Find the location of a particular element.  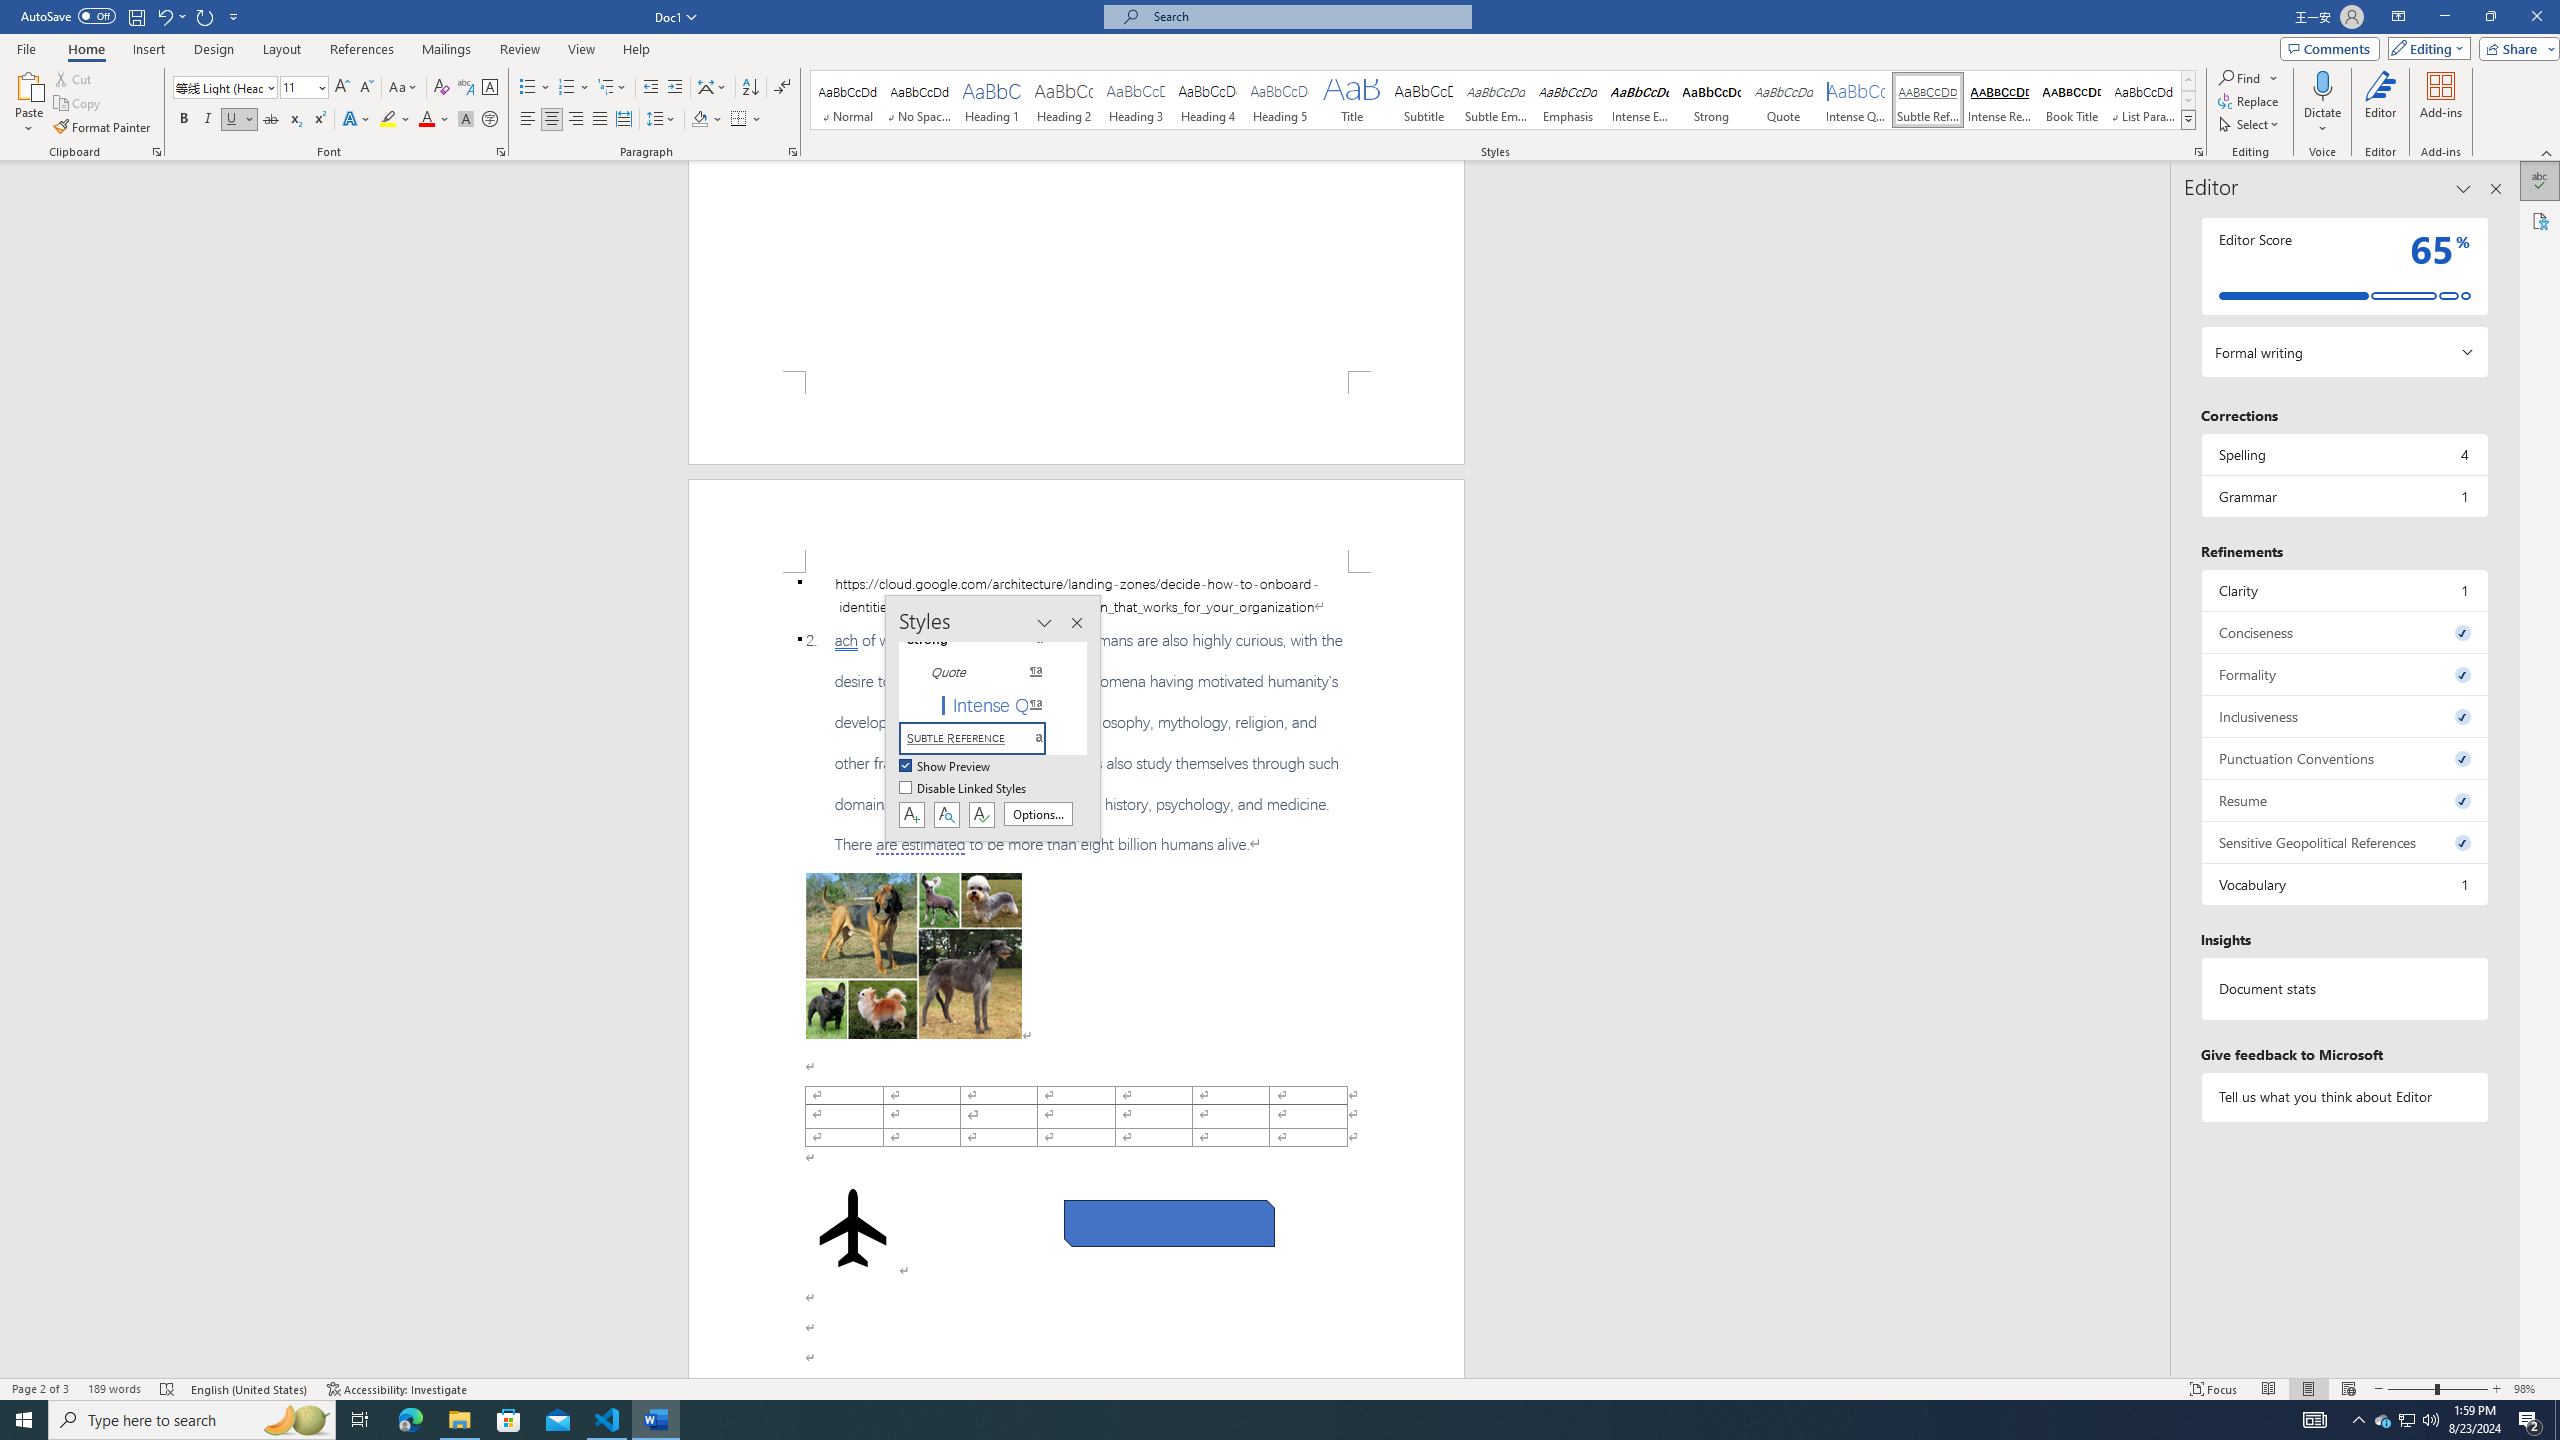

'Increase Indent' is located at coordinates (673, 87).